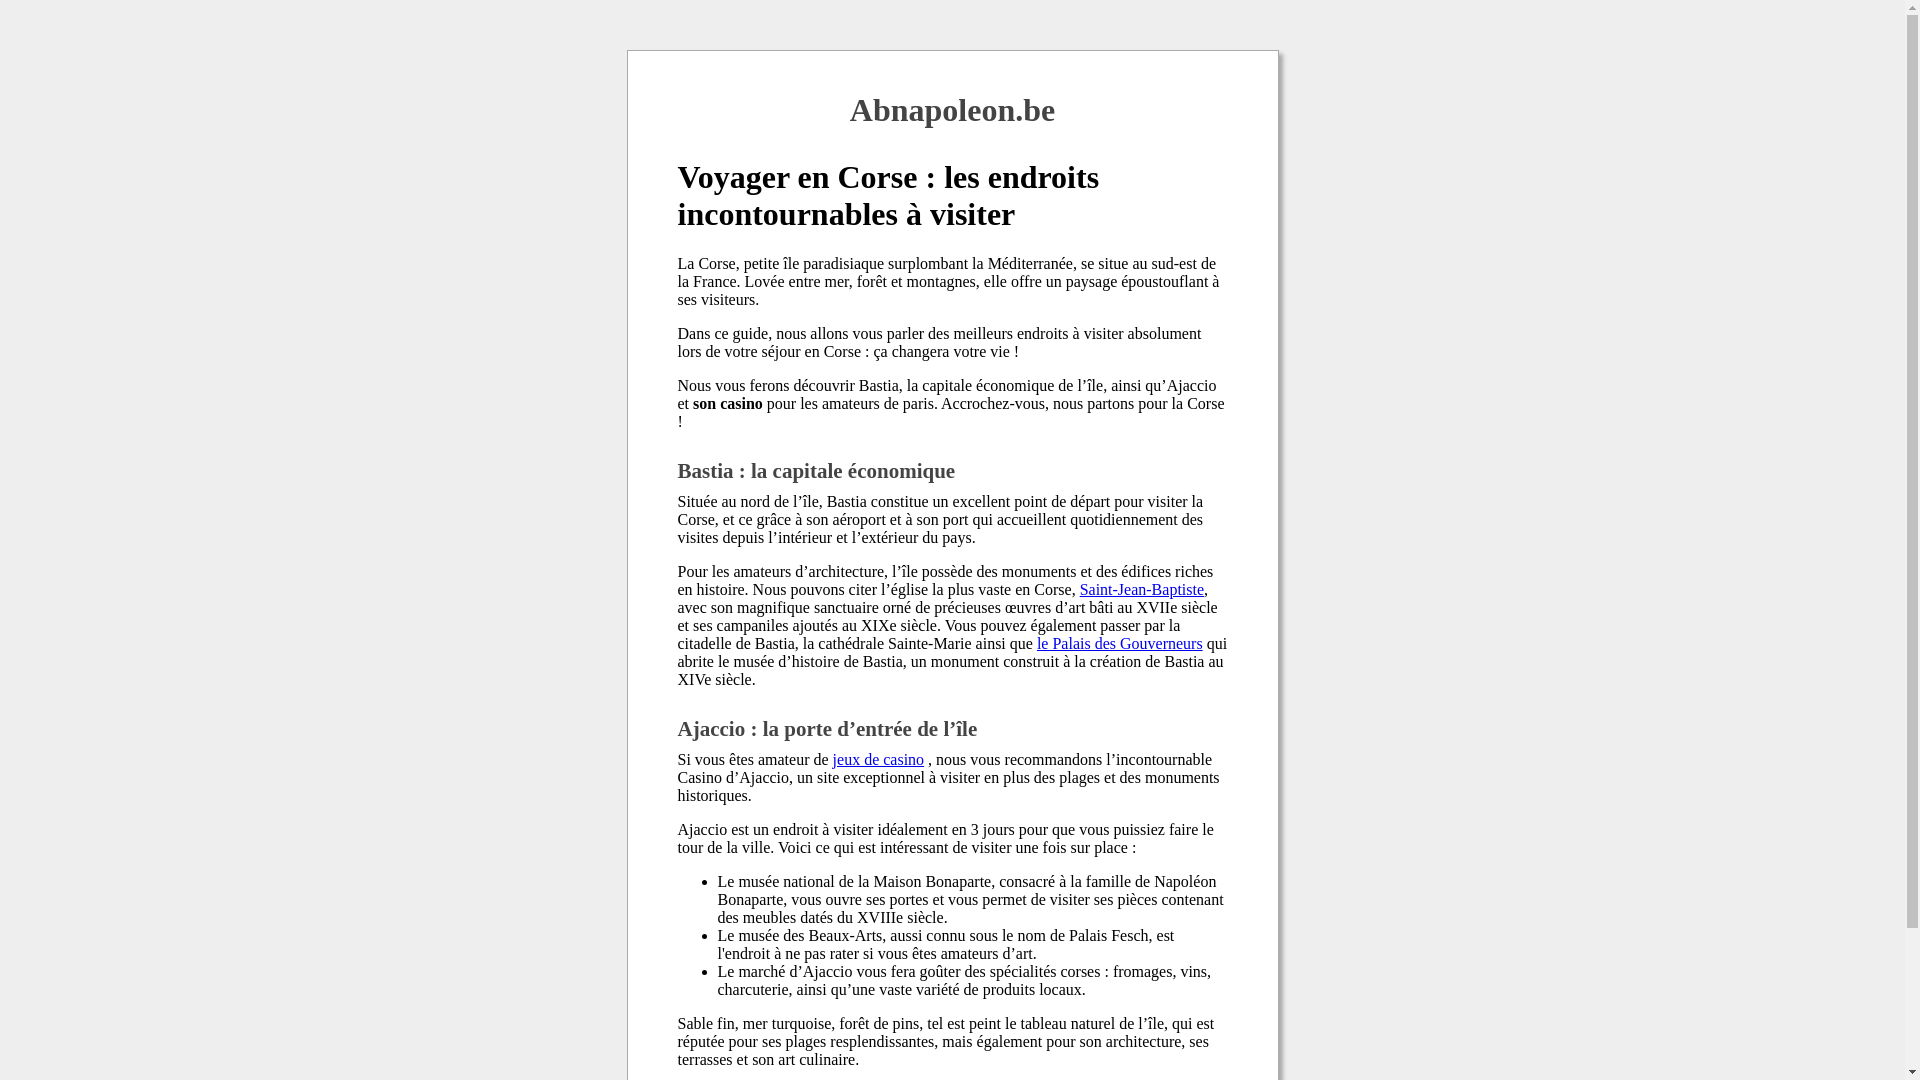 This screenshot has width=1920, height=1080. I want to click on 'le Palais des Gouverneurs', so click(1118, 643).